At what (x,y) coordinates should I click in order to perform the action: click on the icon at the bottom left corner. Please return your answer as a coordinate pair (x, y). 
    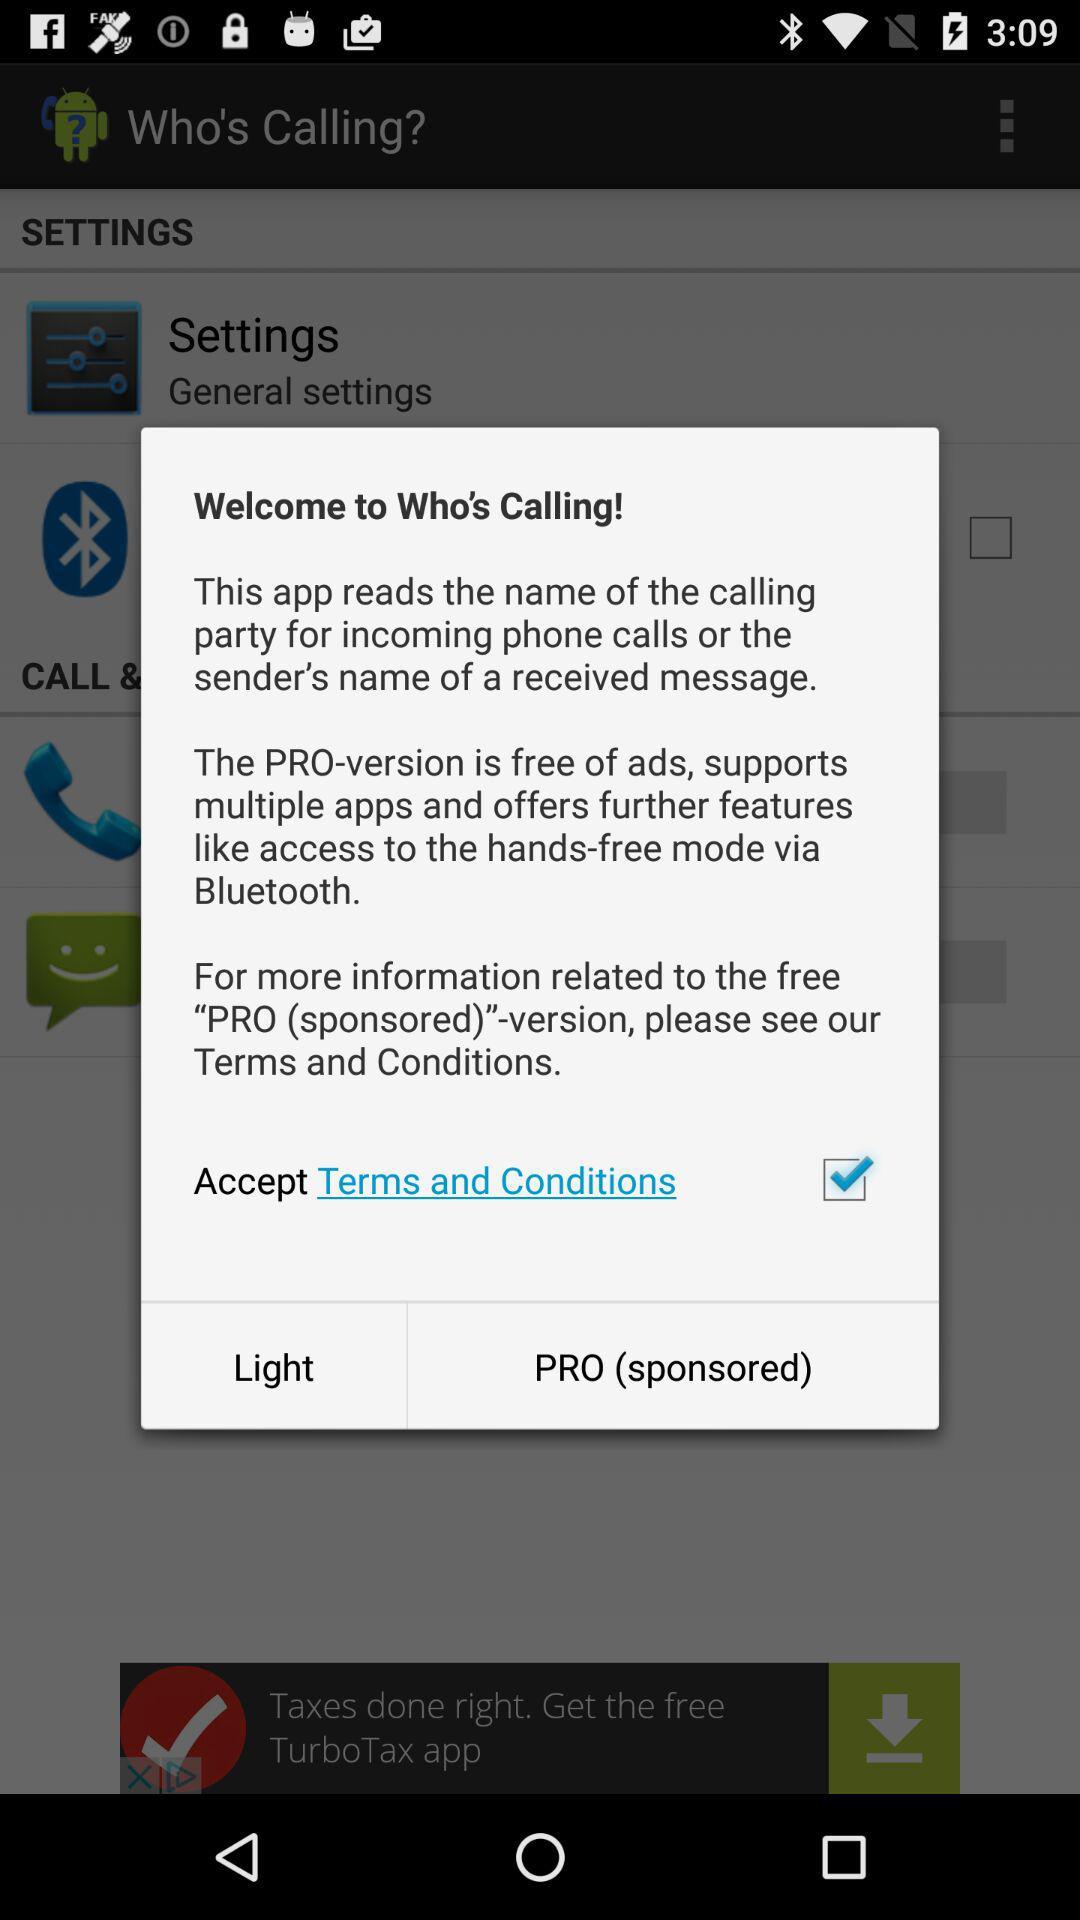
    Looking at the image, I should click on (273, 1365).